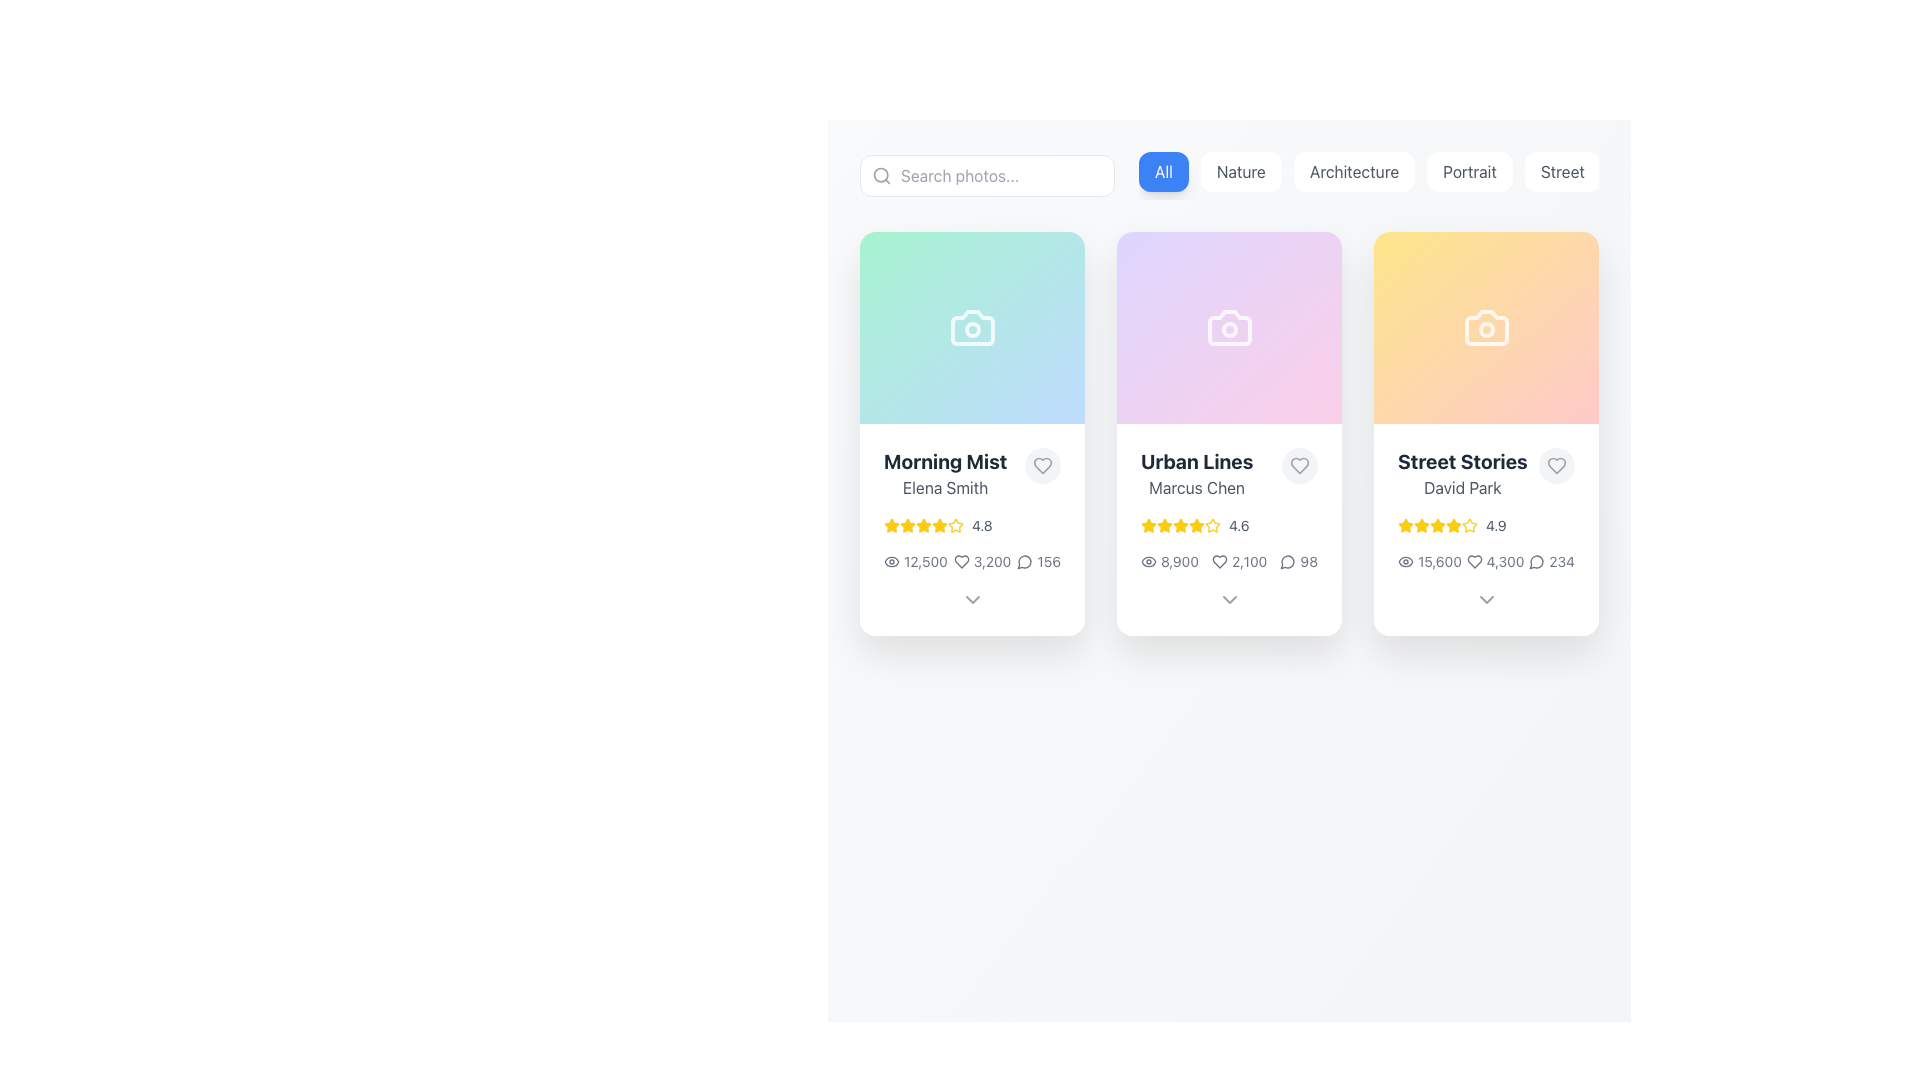  Describe the element at coordinates (972, 326) in the screenshot. I see `the Decorative icon located at the central upper portion of the 'Morning Mist' card, which is part of a gallery of cards` at that location.